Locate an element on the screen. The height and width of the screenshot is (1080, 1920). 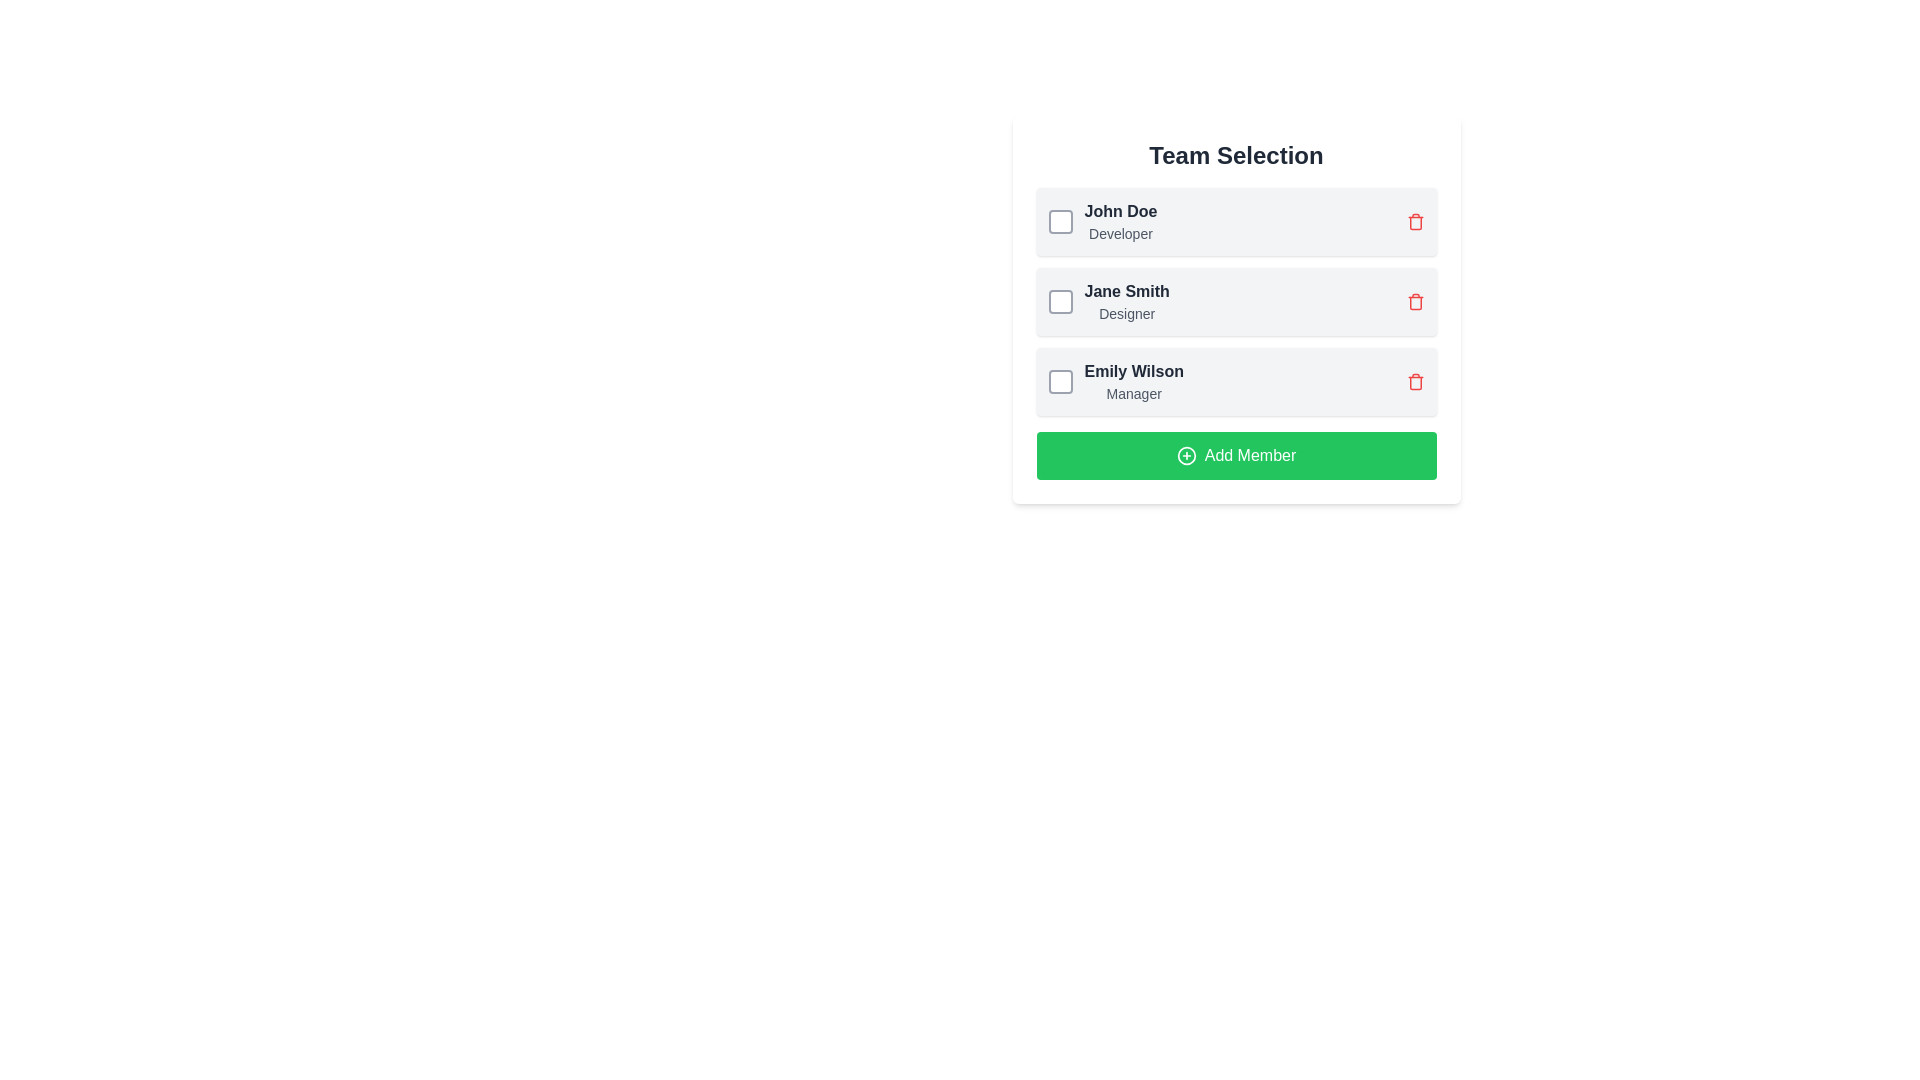
the list item representing 'Emily Wilson', the Manager, which includes a checkbox for selection and is located under the 'Team Selection' heading is located at coordinates (1115, 381).